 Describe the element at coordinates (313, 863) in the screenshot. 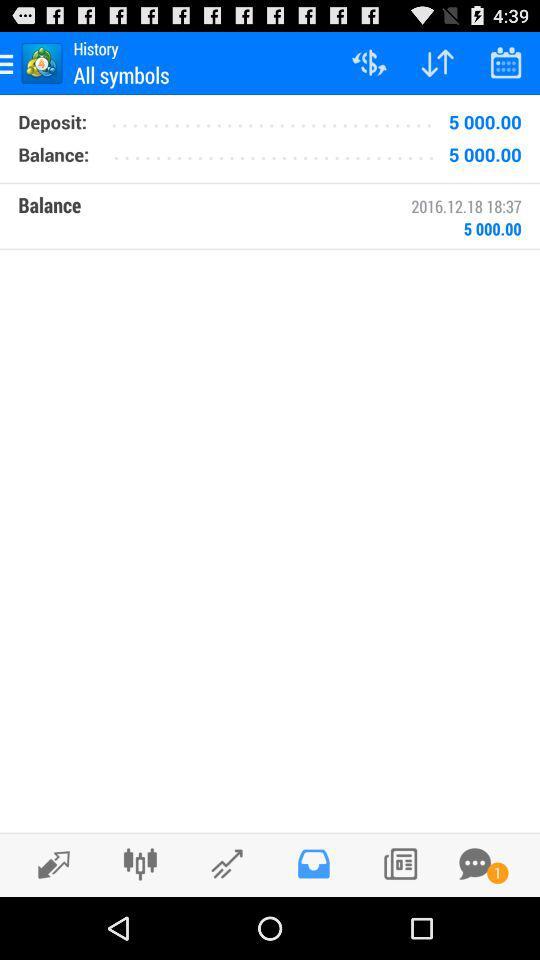

I see `save` at that location.